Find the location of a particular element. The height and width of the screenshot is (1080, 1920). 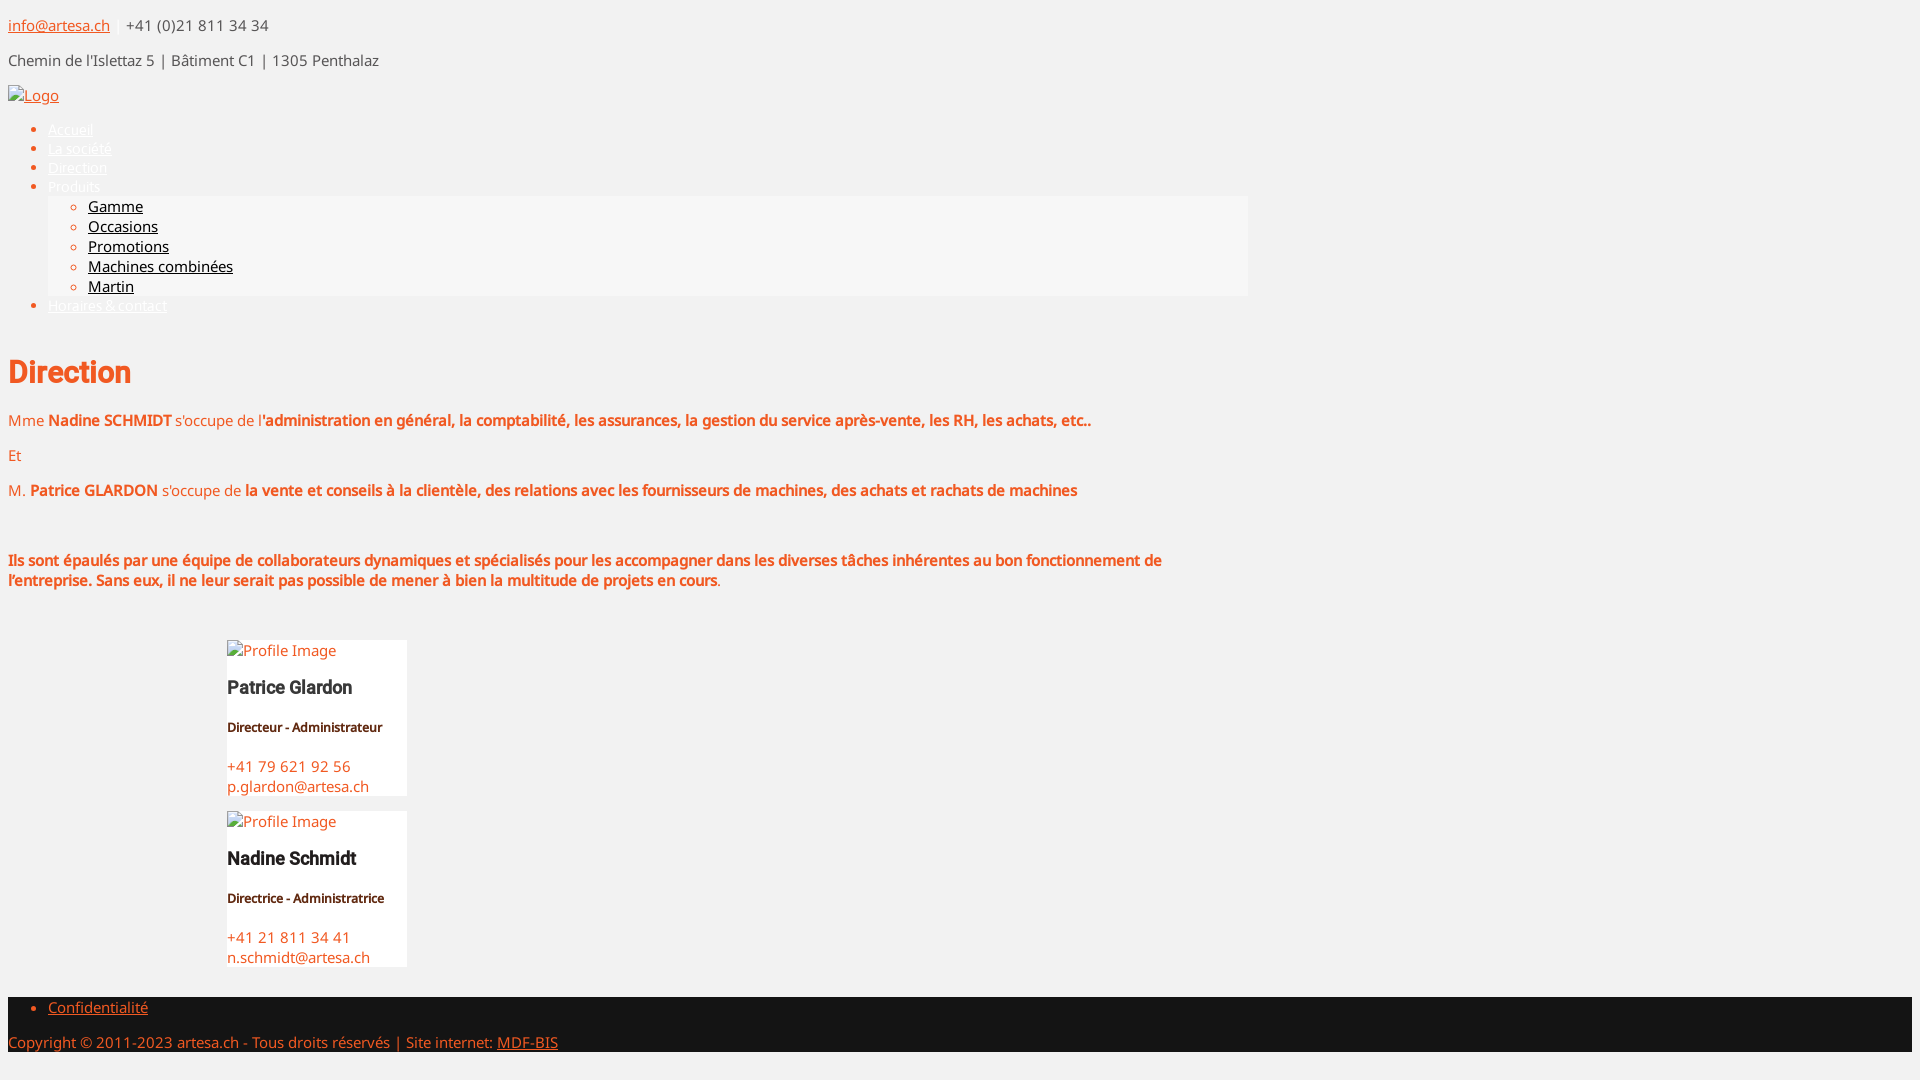

'Produits' is located at coordinates (48, 186).